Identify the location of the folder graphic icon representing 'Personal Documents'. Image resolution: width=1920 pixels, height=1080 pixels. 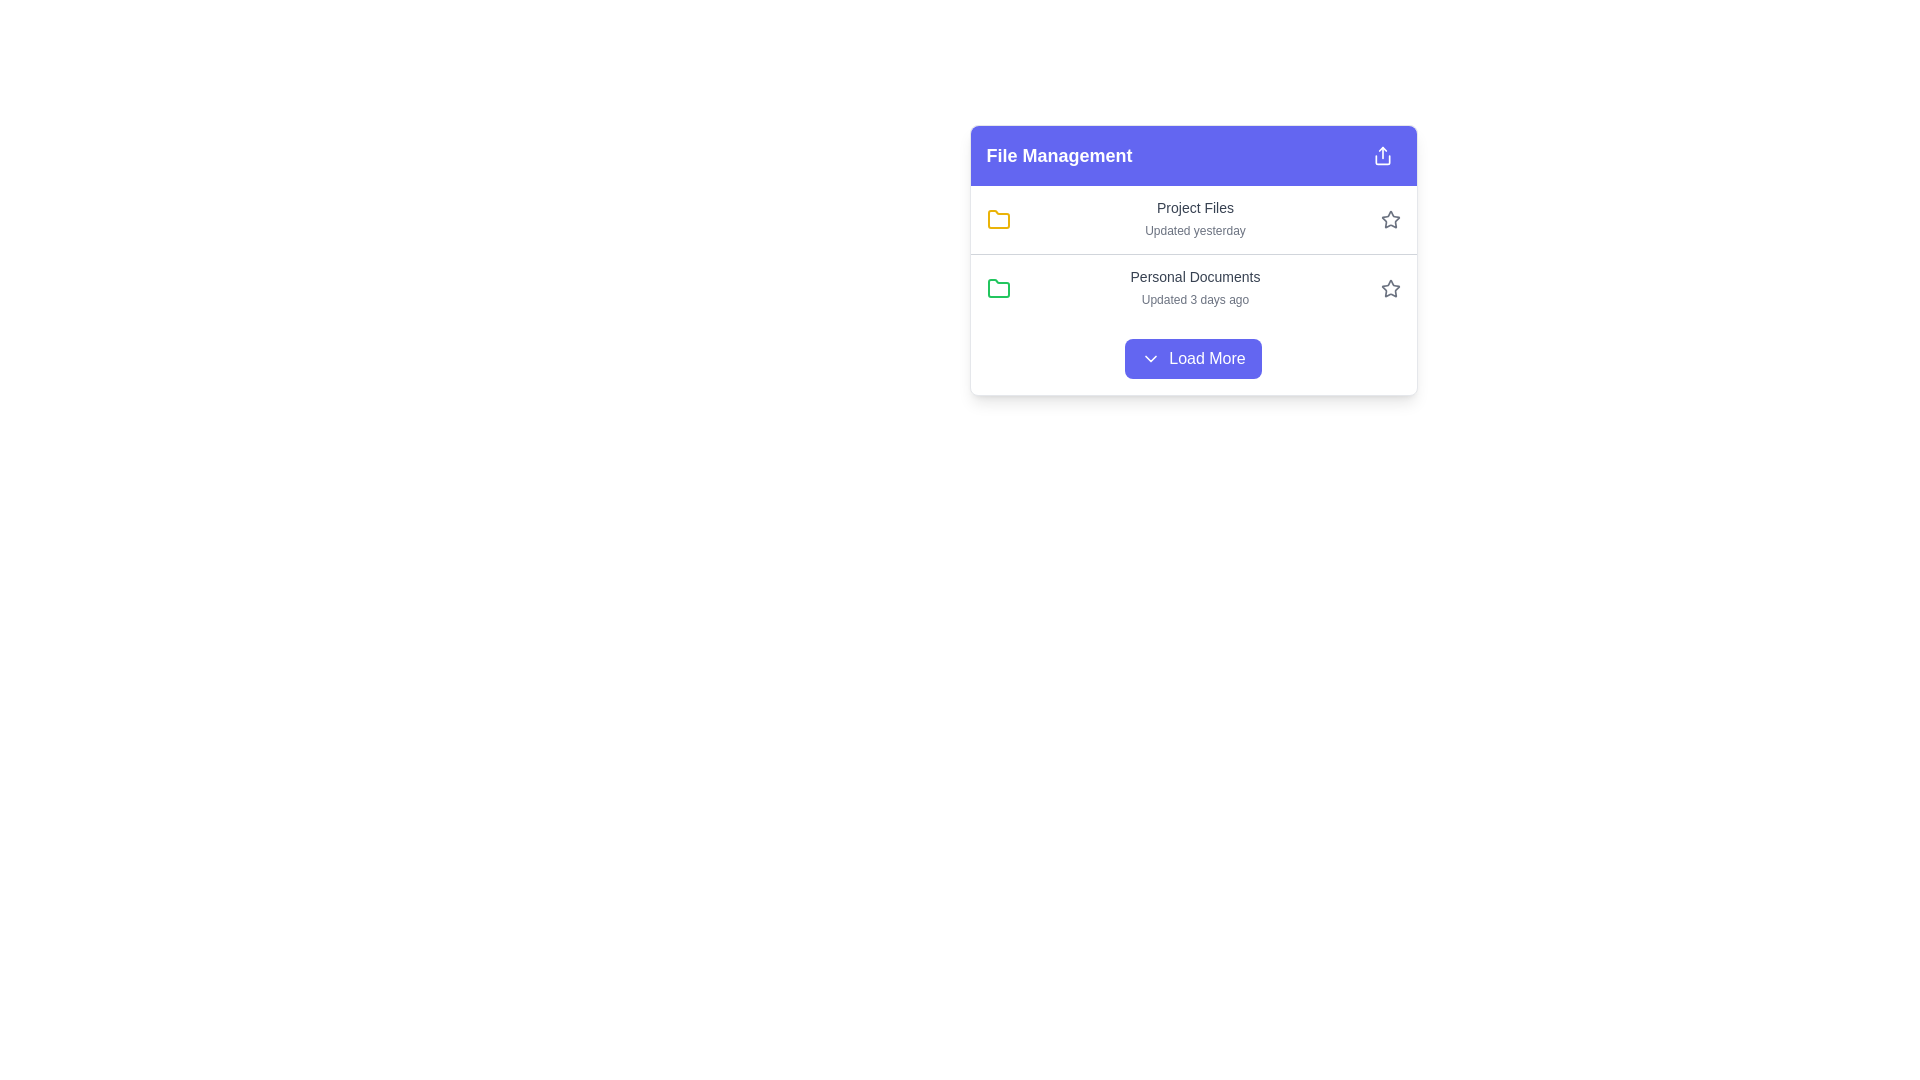
(998, 289).